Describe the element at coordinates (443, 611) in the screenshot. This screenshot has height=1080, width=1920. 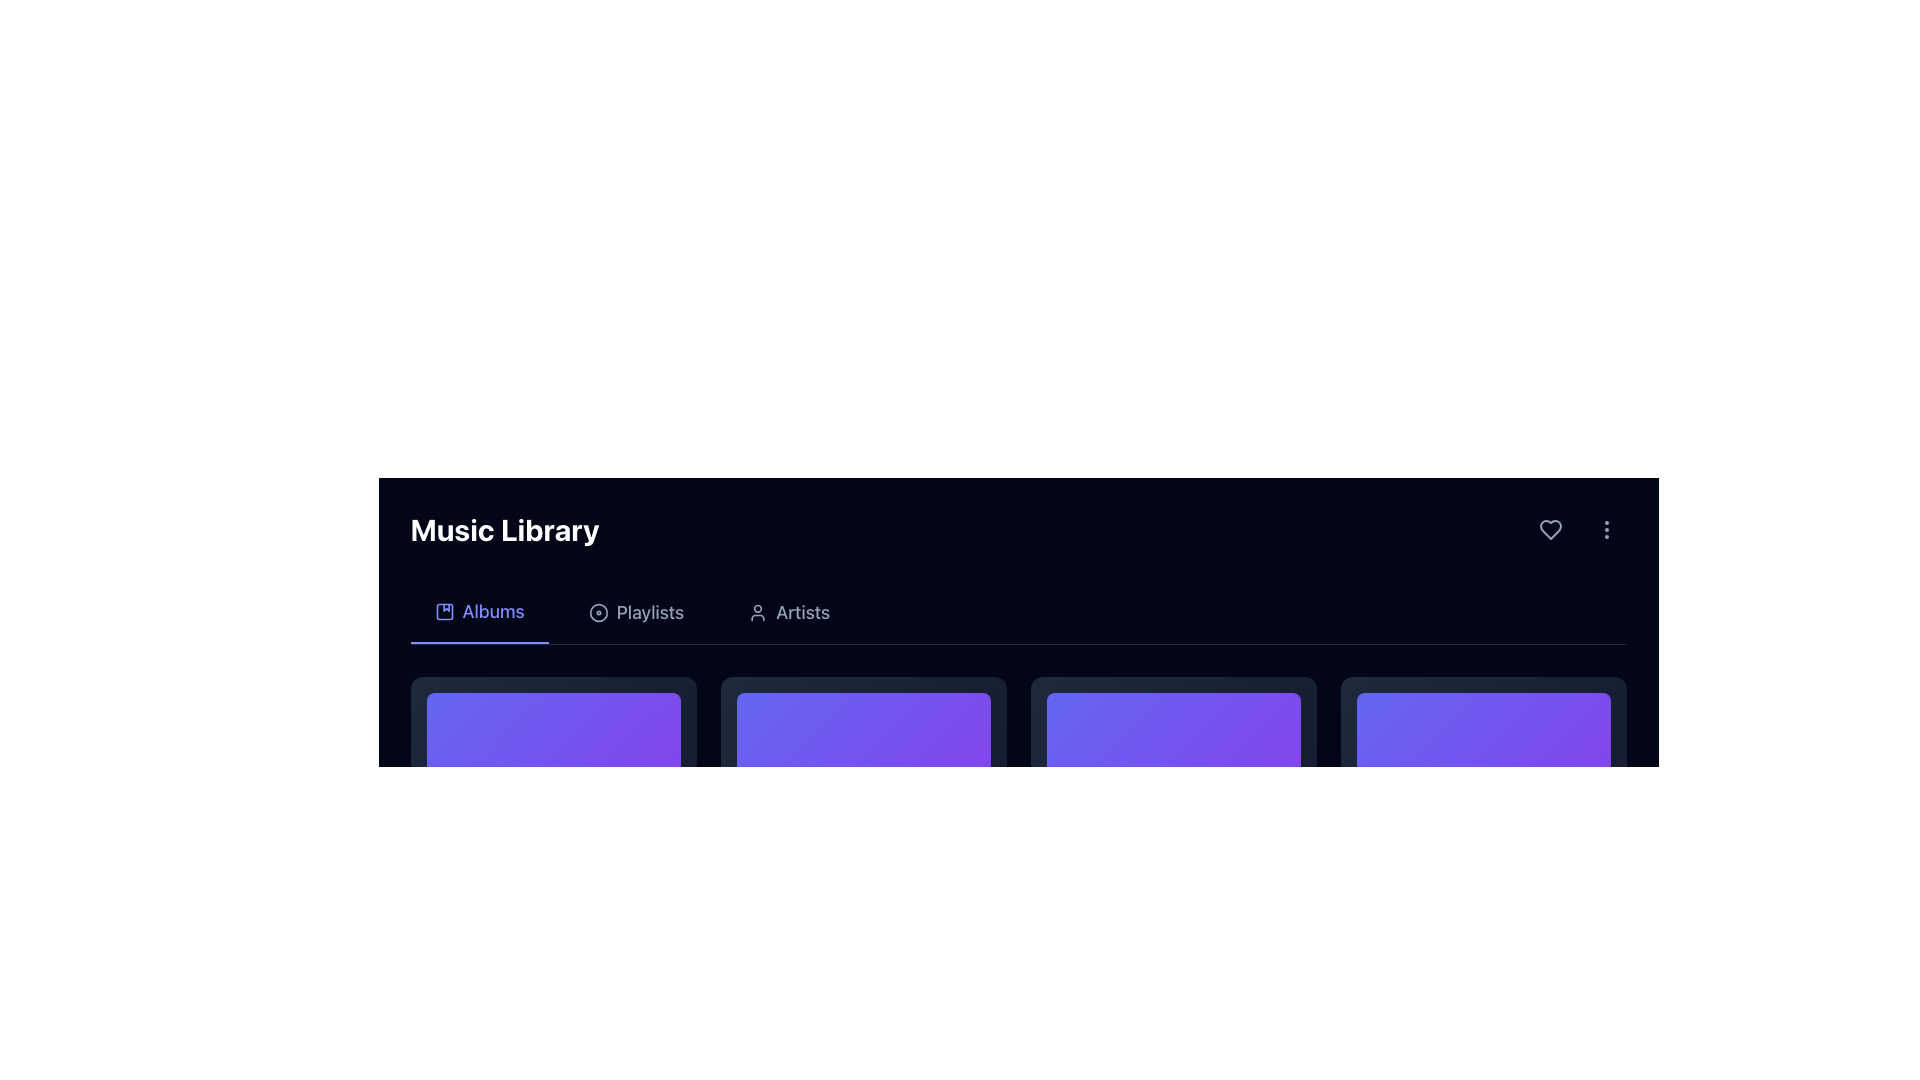
I see `the 'Albums' icon located in the top left of the navigation panel` at that location.